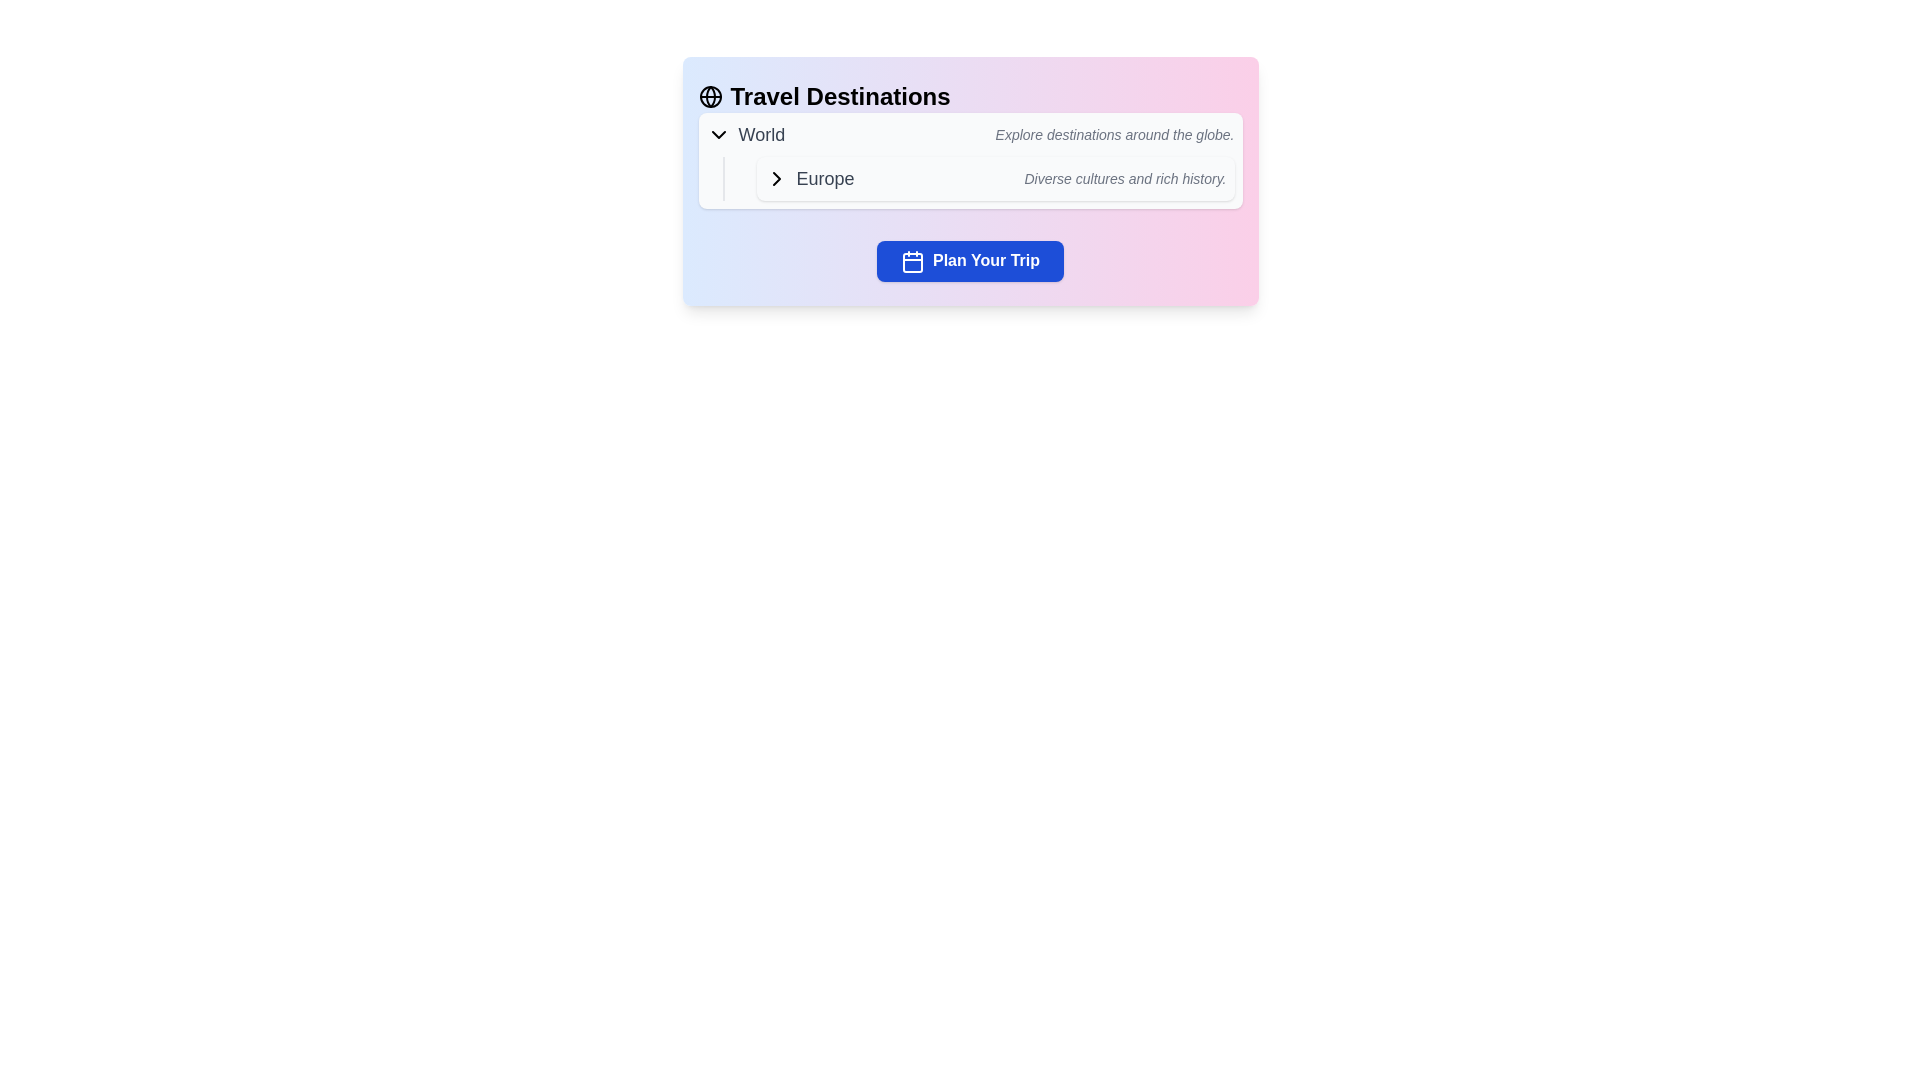 The width and height of the screenshot is (1920, 1080). Describe the element at coordinates (911, 261) in the screenshot. I see `the 'Plan Your Trip' button that contains the calendar icon located at the bottom-center of the user interface` at that location.